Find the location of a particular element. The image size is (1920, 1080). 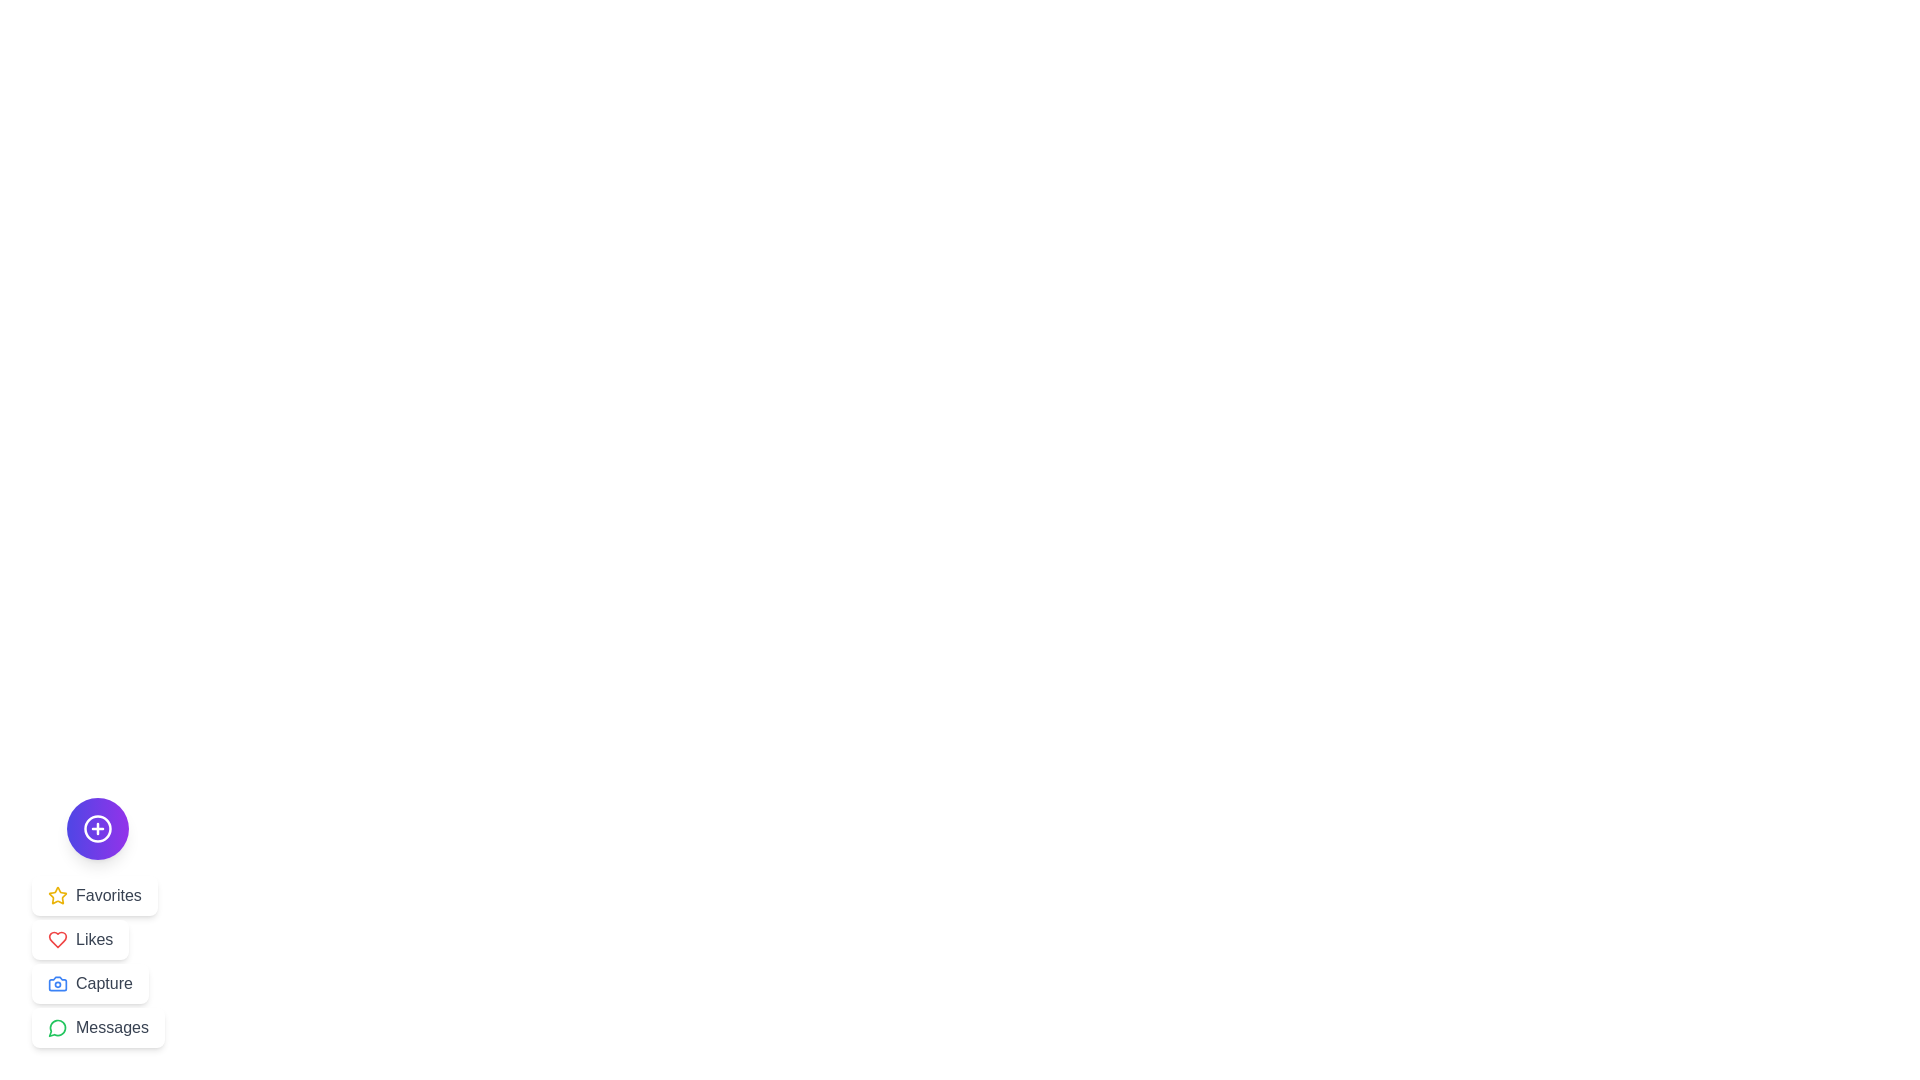

the Likes button from the menu is located at coordinates (80, 940).